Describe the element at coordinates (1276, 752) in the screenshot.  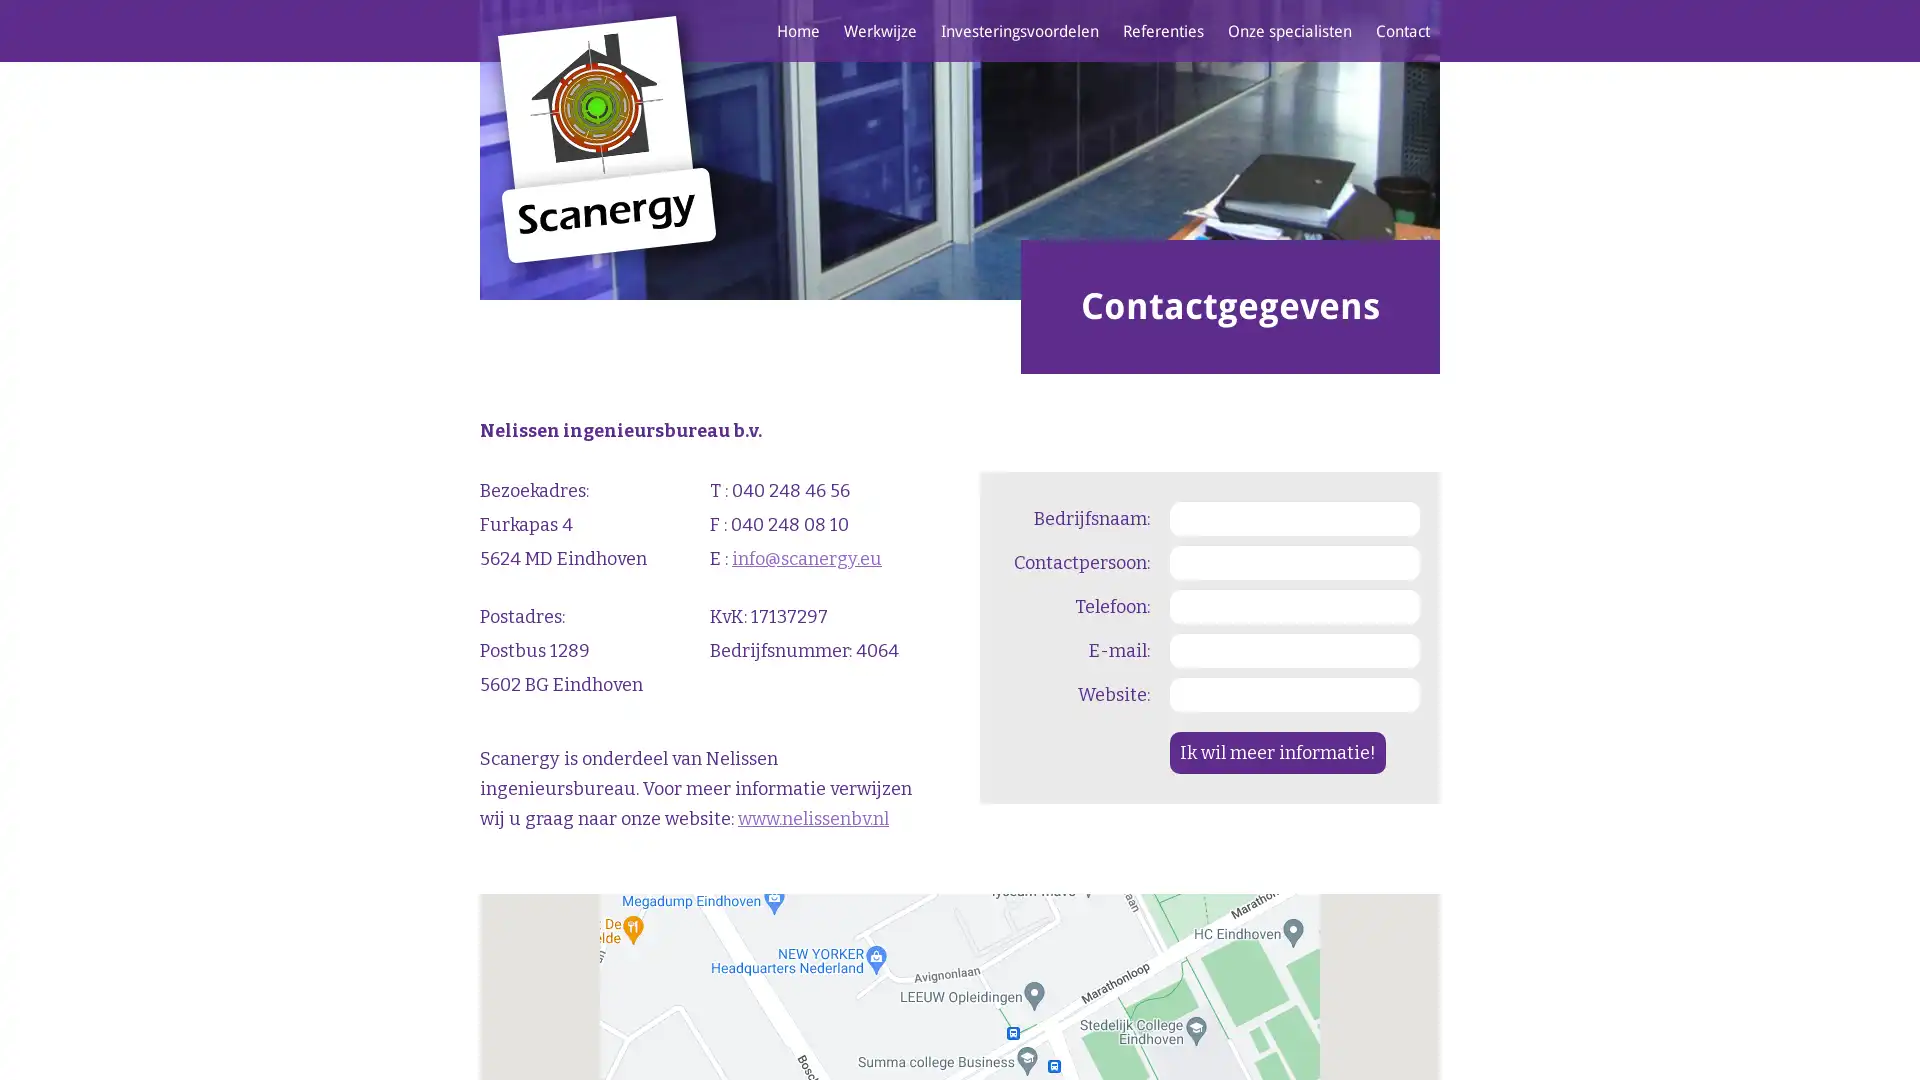
I see `Ik wil meer informatie!` at that location.